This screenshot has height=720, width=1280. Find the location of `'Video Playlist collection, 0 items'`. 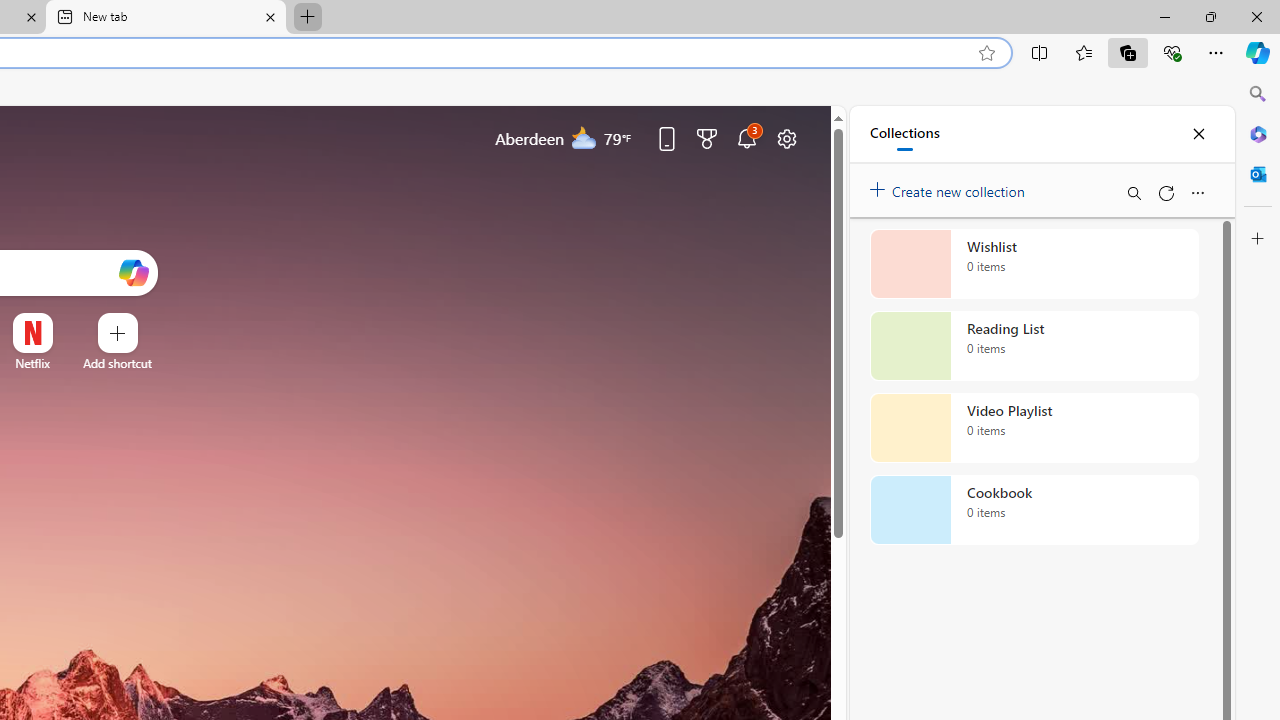

'Video Playlist collection, 0 items' is located at coordinates (1034, 427).